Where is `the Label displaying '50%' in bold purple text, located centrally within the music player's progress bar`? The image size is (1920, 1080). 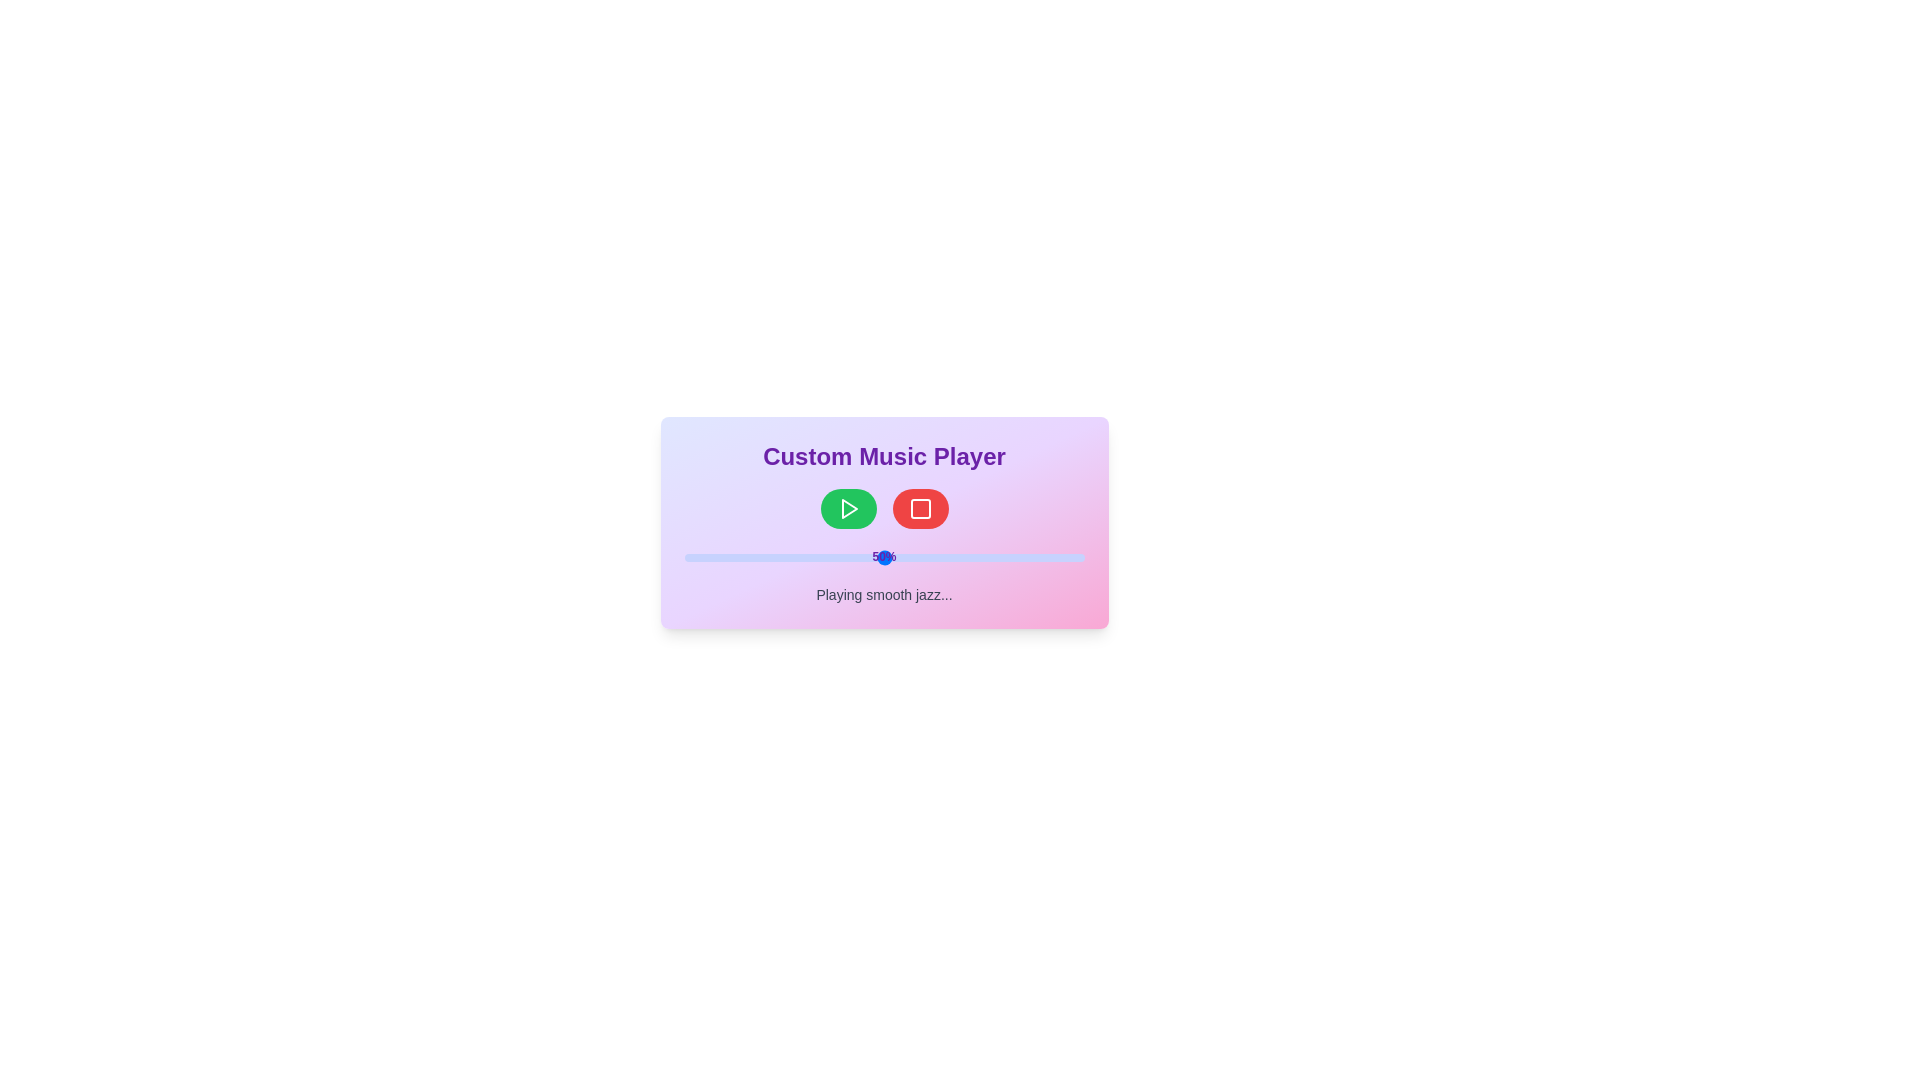
the Label displaying '50%' in bold purple text, located centrally within the music player's progress bar is located at coordinates (883, 556).